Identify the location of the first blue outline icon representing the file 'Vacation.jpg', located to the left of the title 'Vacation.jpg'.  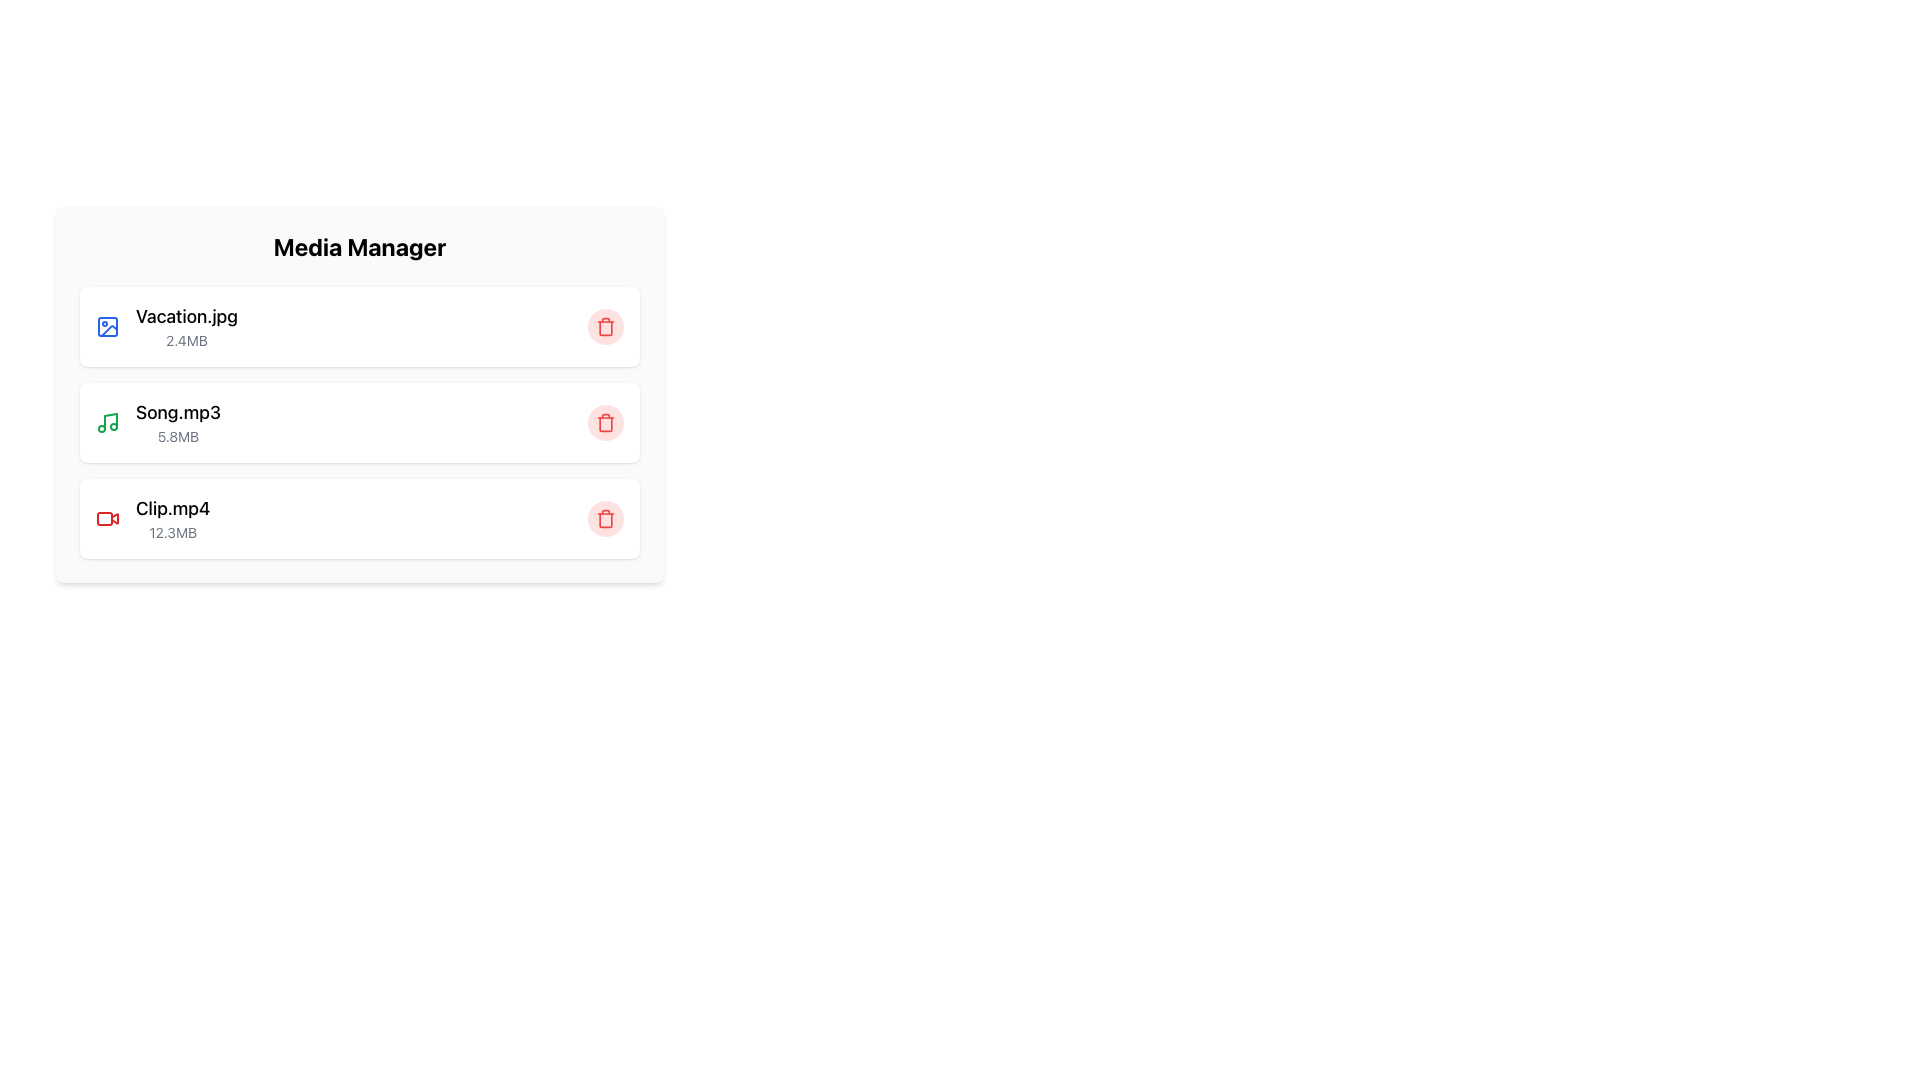
(107, 326).